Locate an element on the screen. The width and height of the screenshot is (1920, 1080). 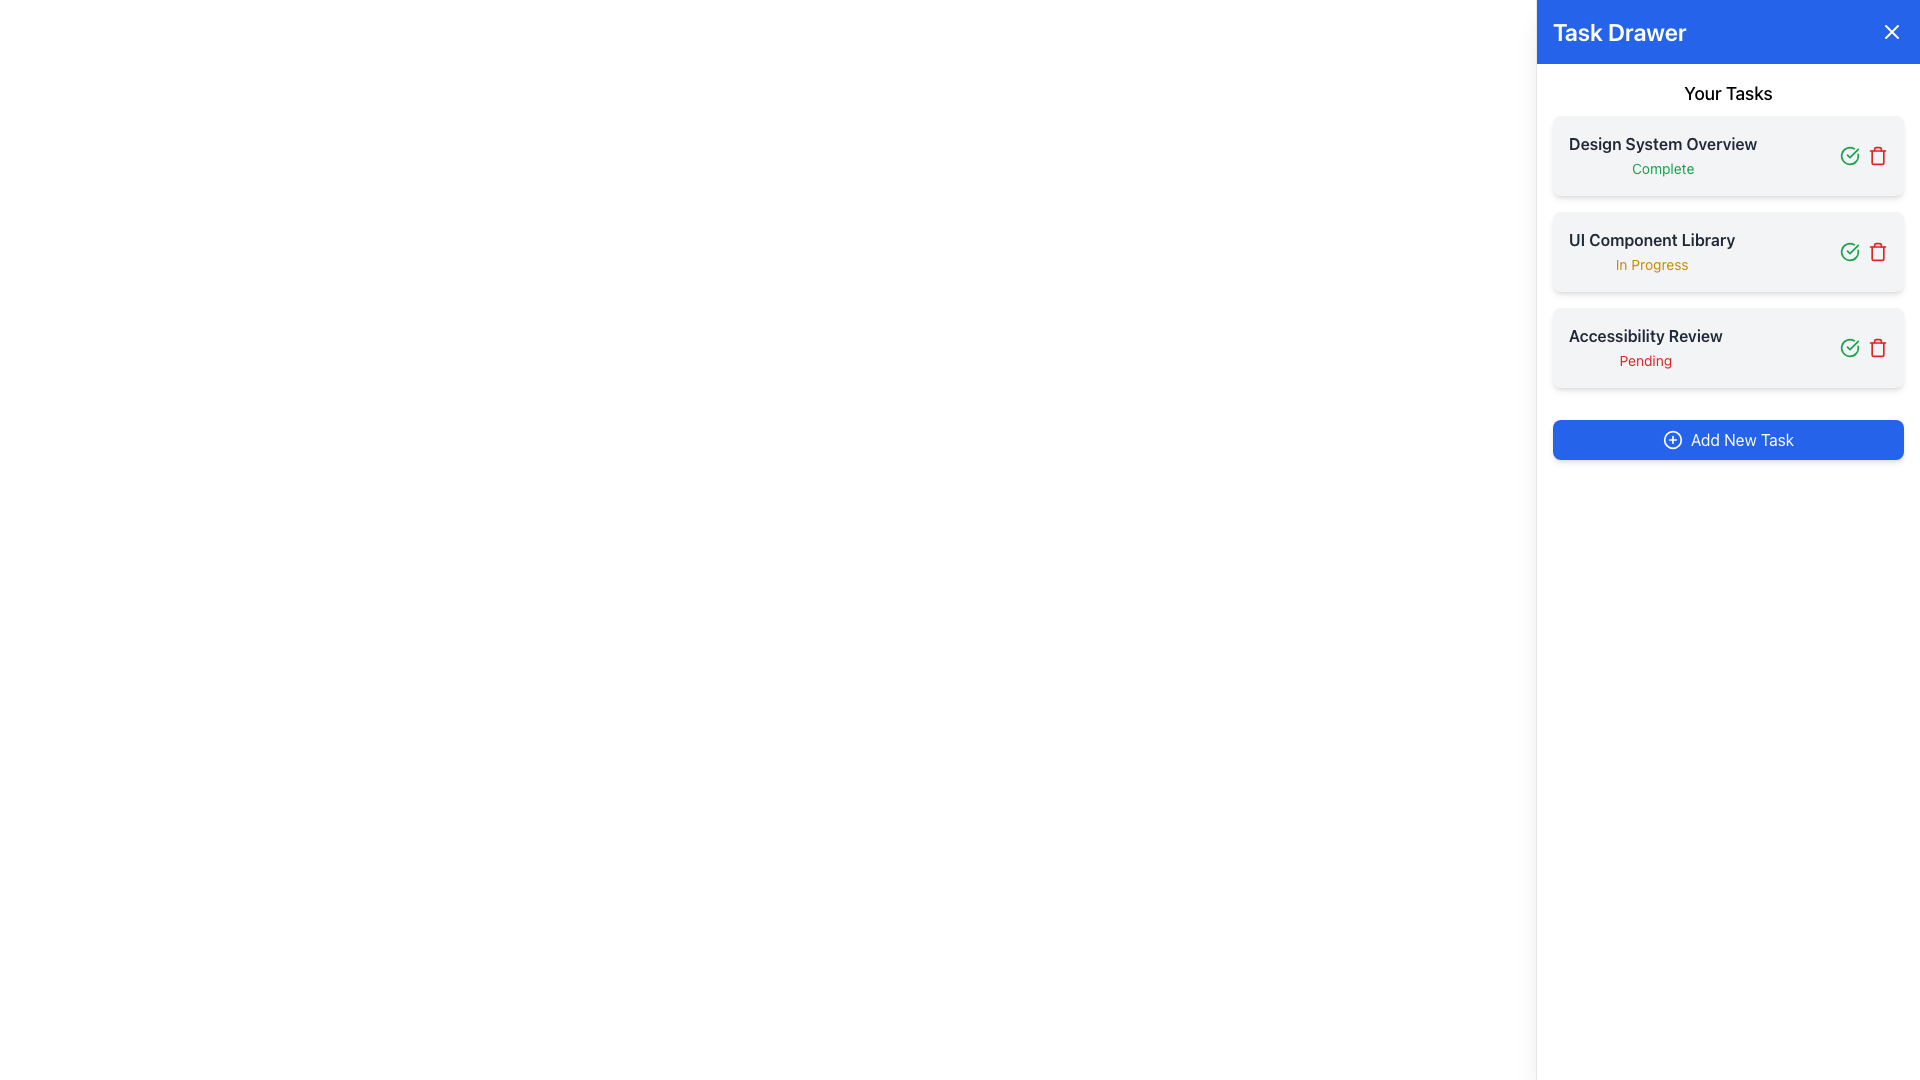
the text label reading 'Design System Overview' located in the 'Your Tasks' sidebar, positioned above the 'Complete' status text is located at coordinates (1663, 142).